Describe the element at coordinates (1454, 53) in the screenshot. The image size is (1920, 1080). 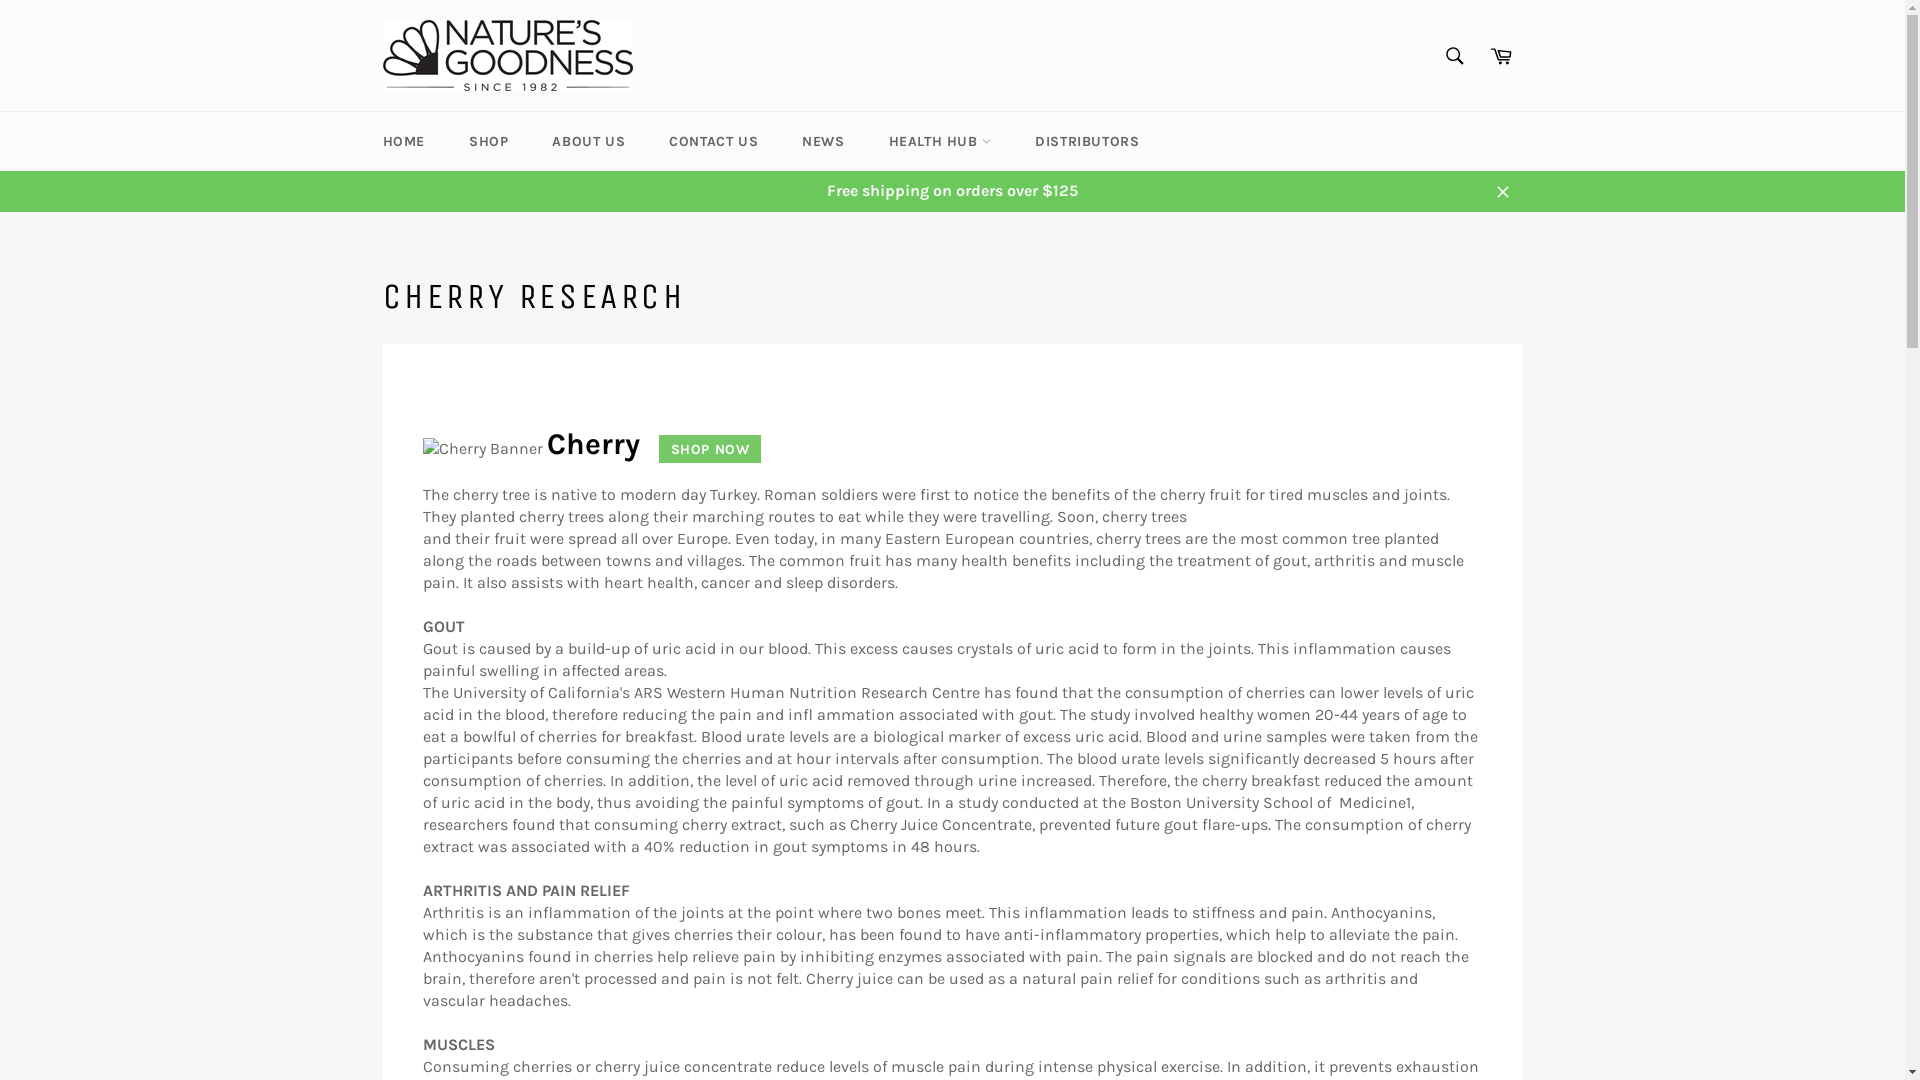
I see `'Search'` at that location.